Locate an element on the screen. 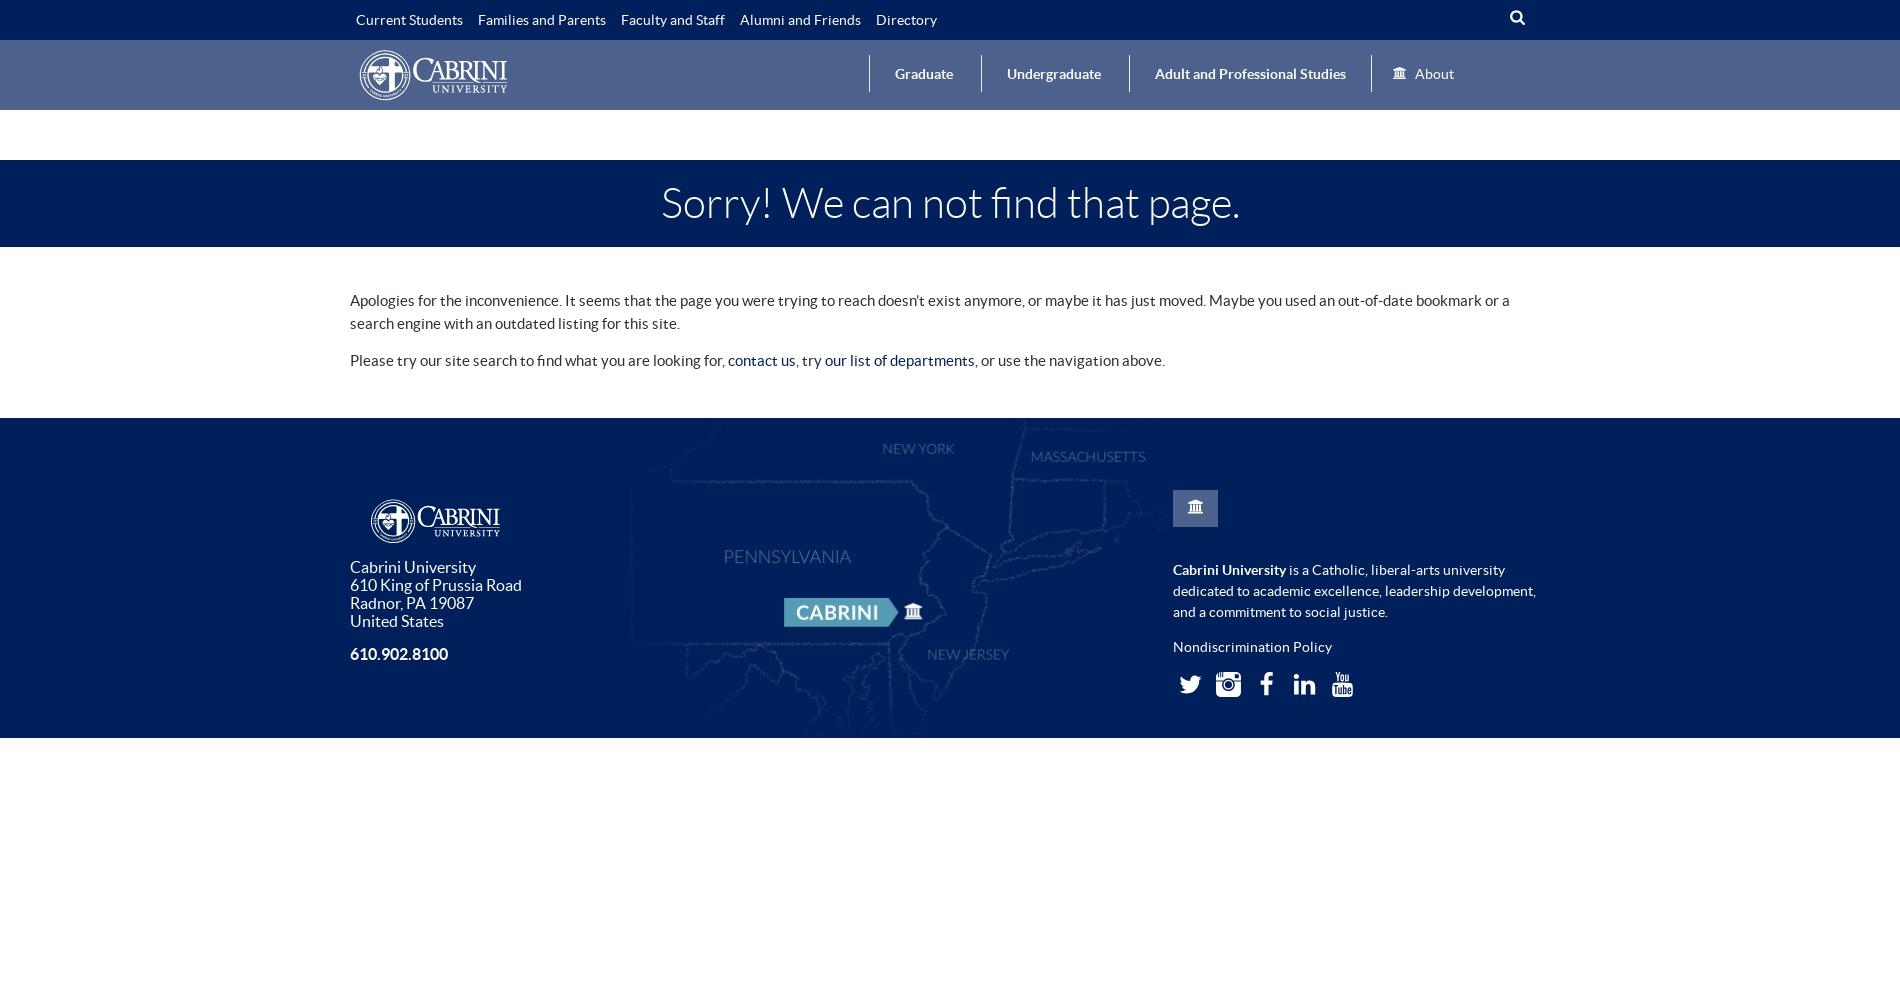 This screenshot has width=1900, height=1000. 'United States' is located at coordinates (395, 619).